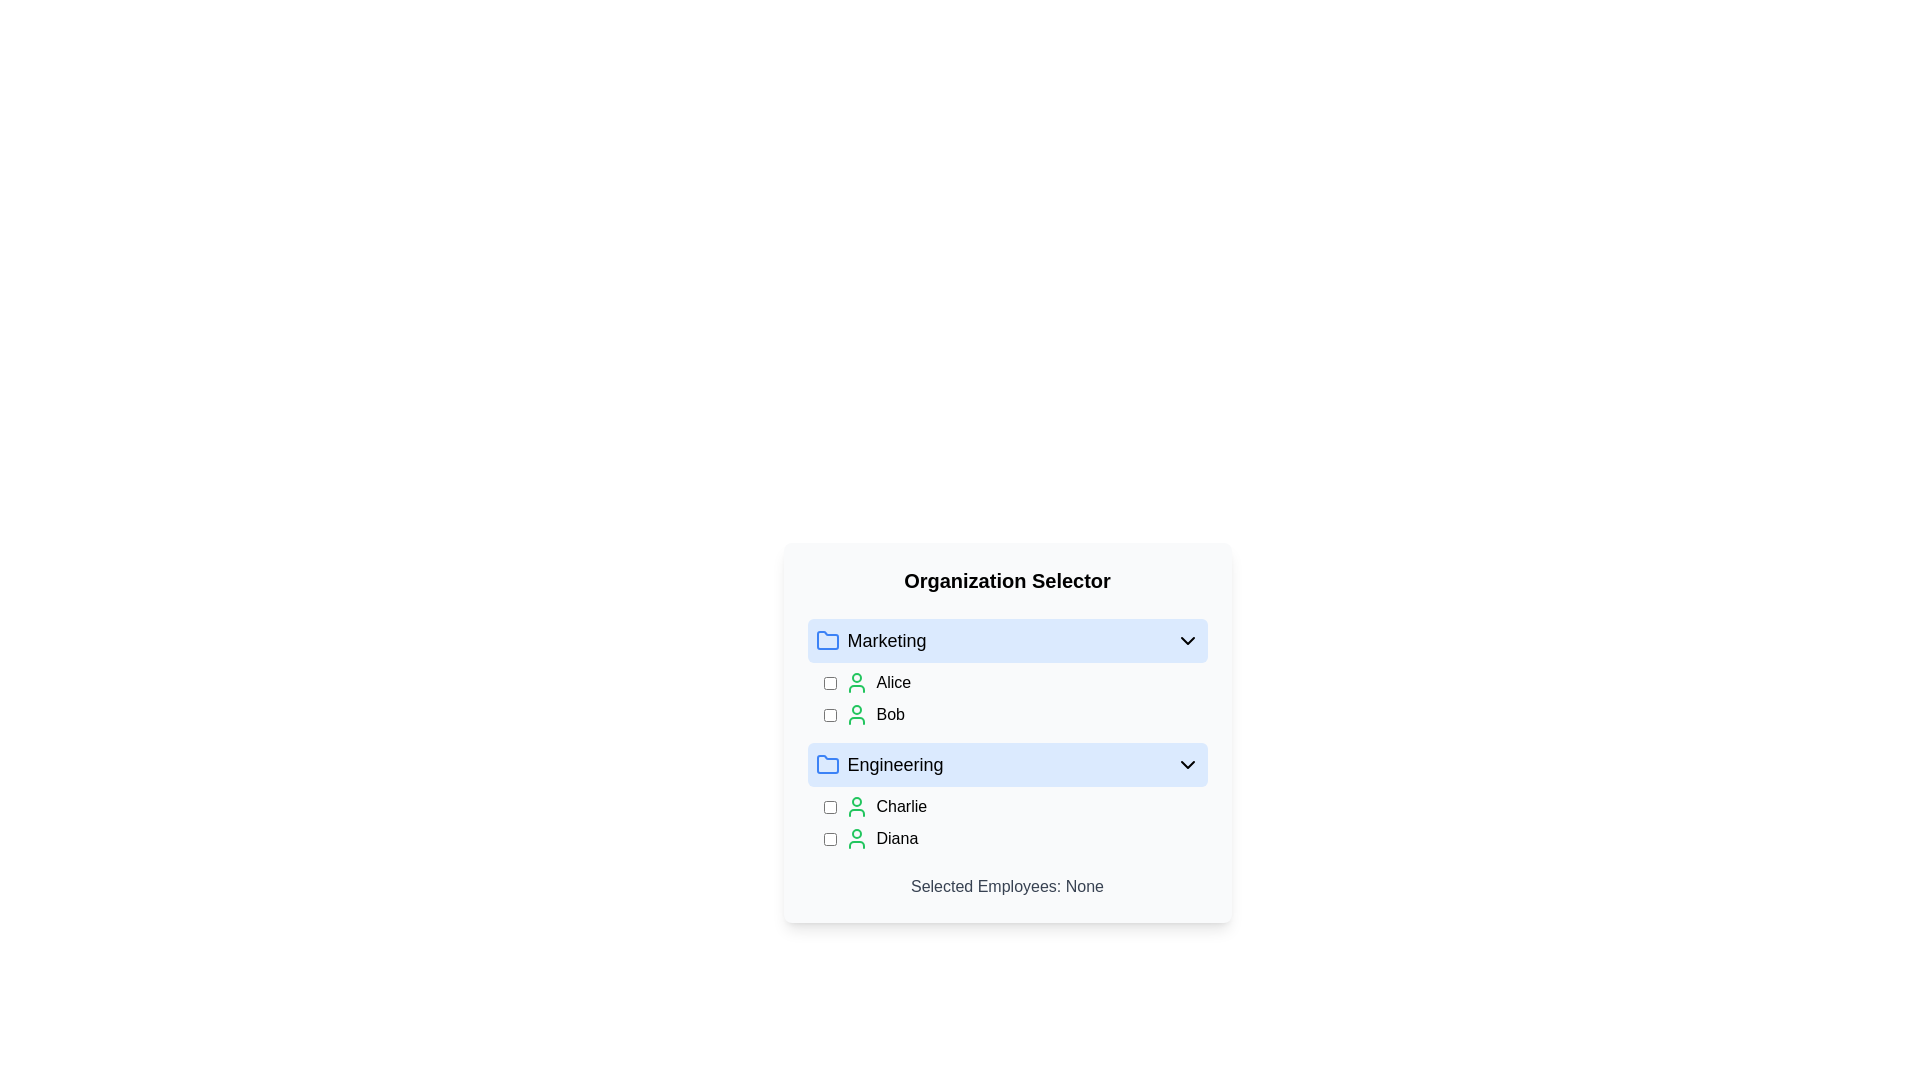 The width and height of the screenshot is (1920, 1080). What do you see at coordinates (856, 839) in the screenshot?
I see `the user icon with a green stroke located next to the text 'Diana' for information` at bounding box center [856, 839].